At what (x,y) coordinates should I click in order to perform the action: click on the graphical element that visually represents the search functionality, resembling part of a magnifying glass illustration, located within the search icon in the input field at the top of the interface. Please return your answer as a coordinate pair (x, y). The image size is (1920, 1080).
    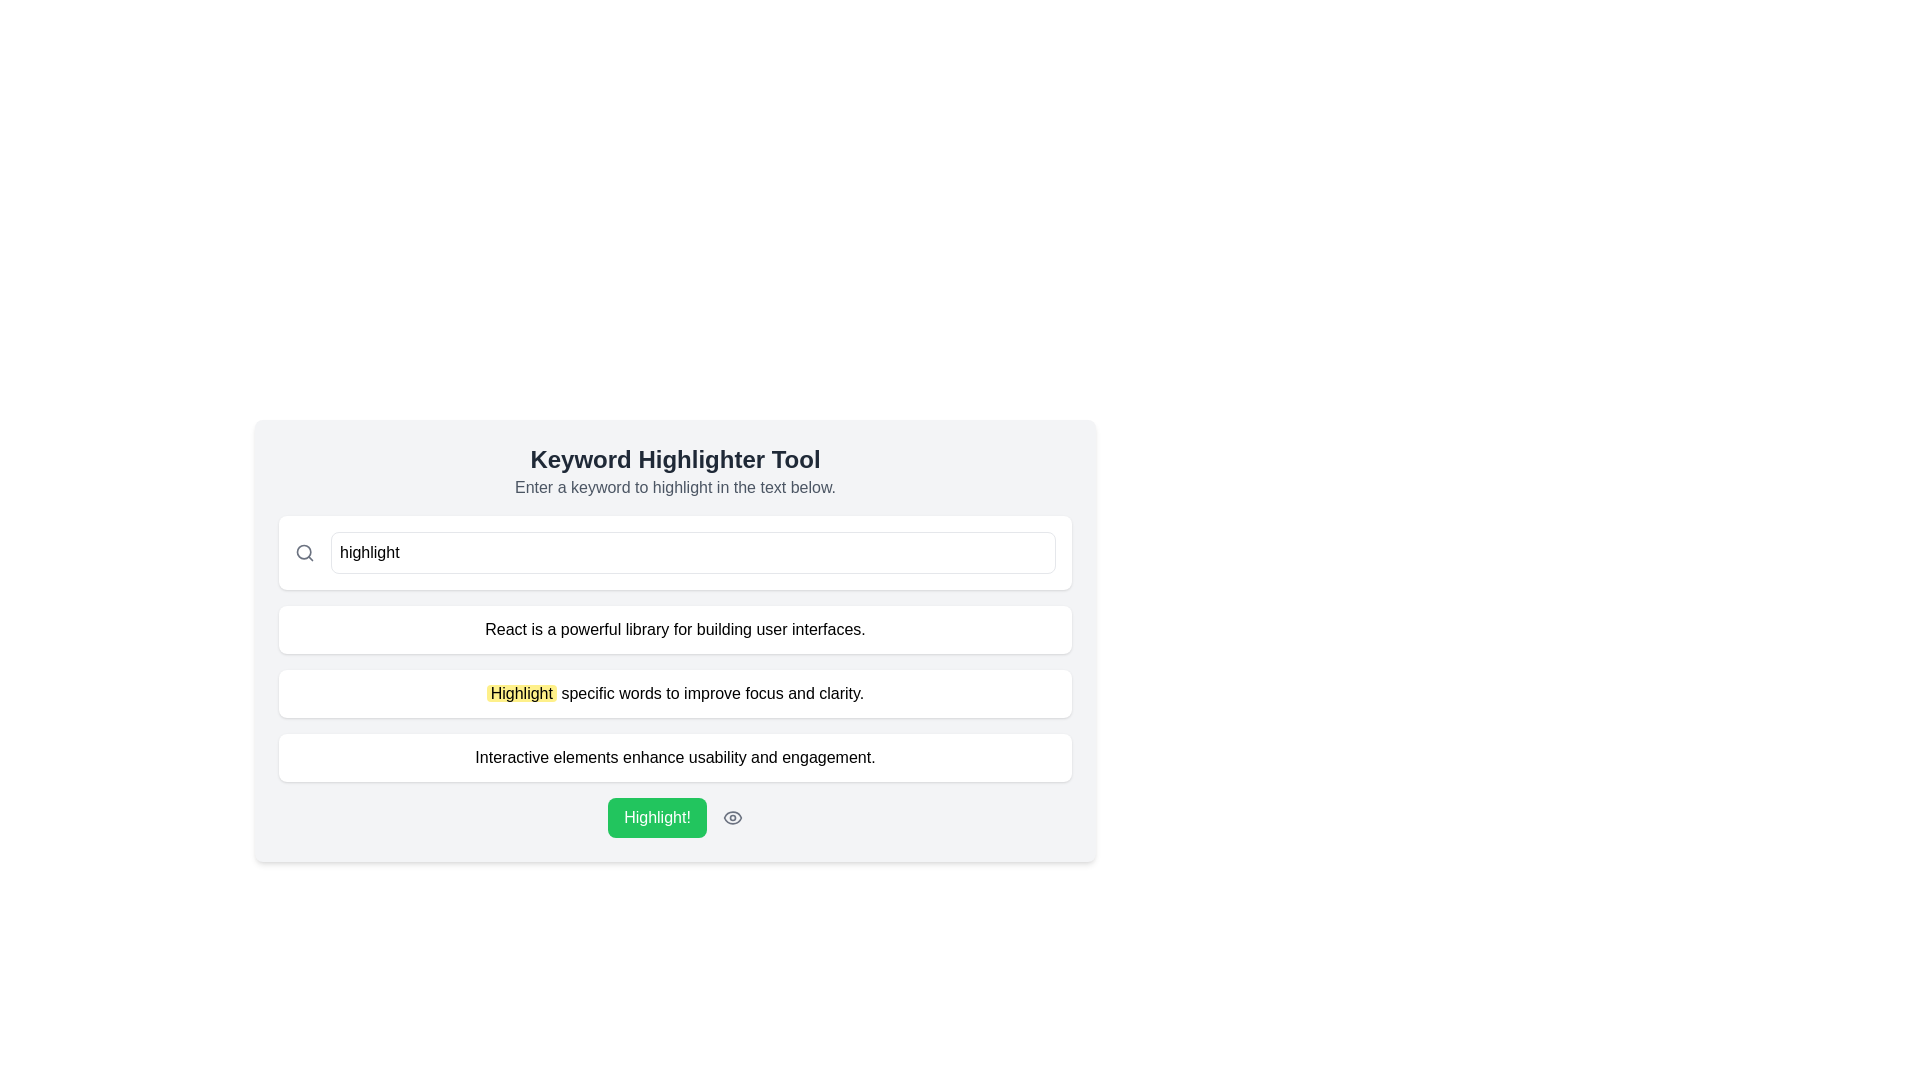
    Looking at the image, I should click on (303, 552).